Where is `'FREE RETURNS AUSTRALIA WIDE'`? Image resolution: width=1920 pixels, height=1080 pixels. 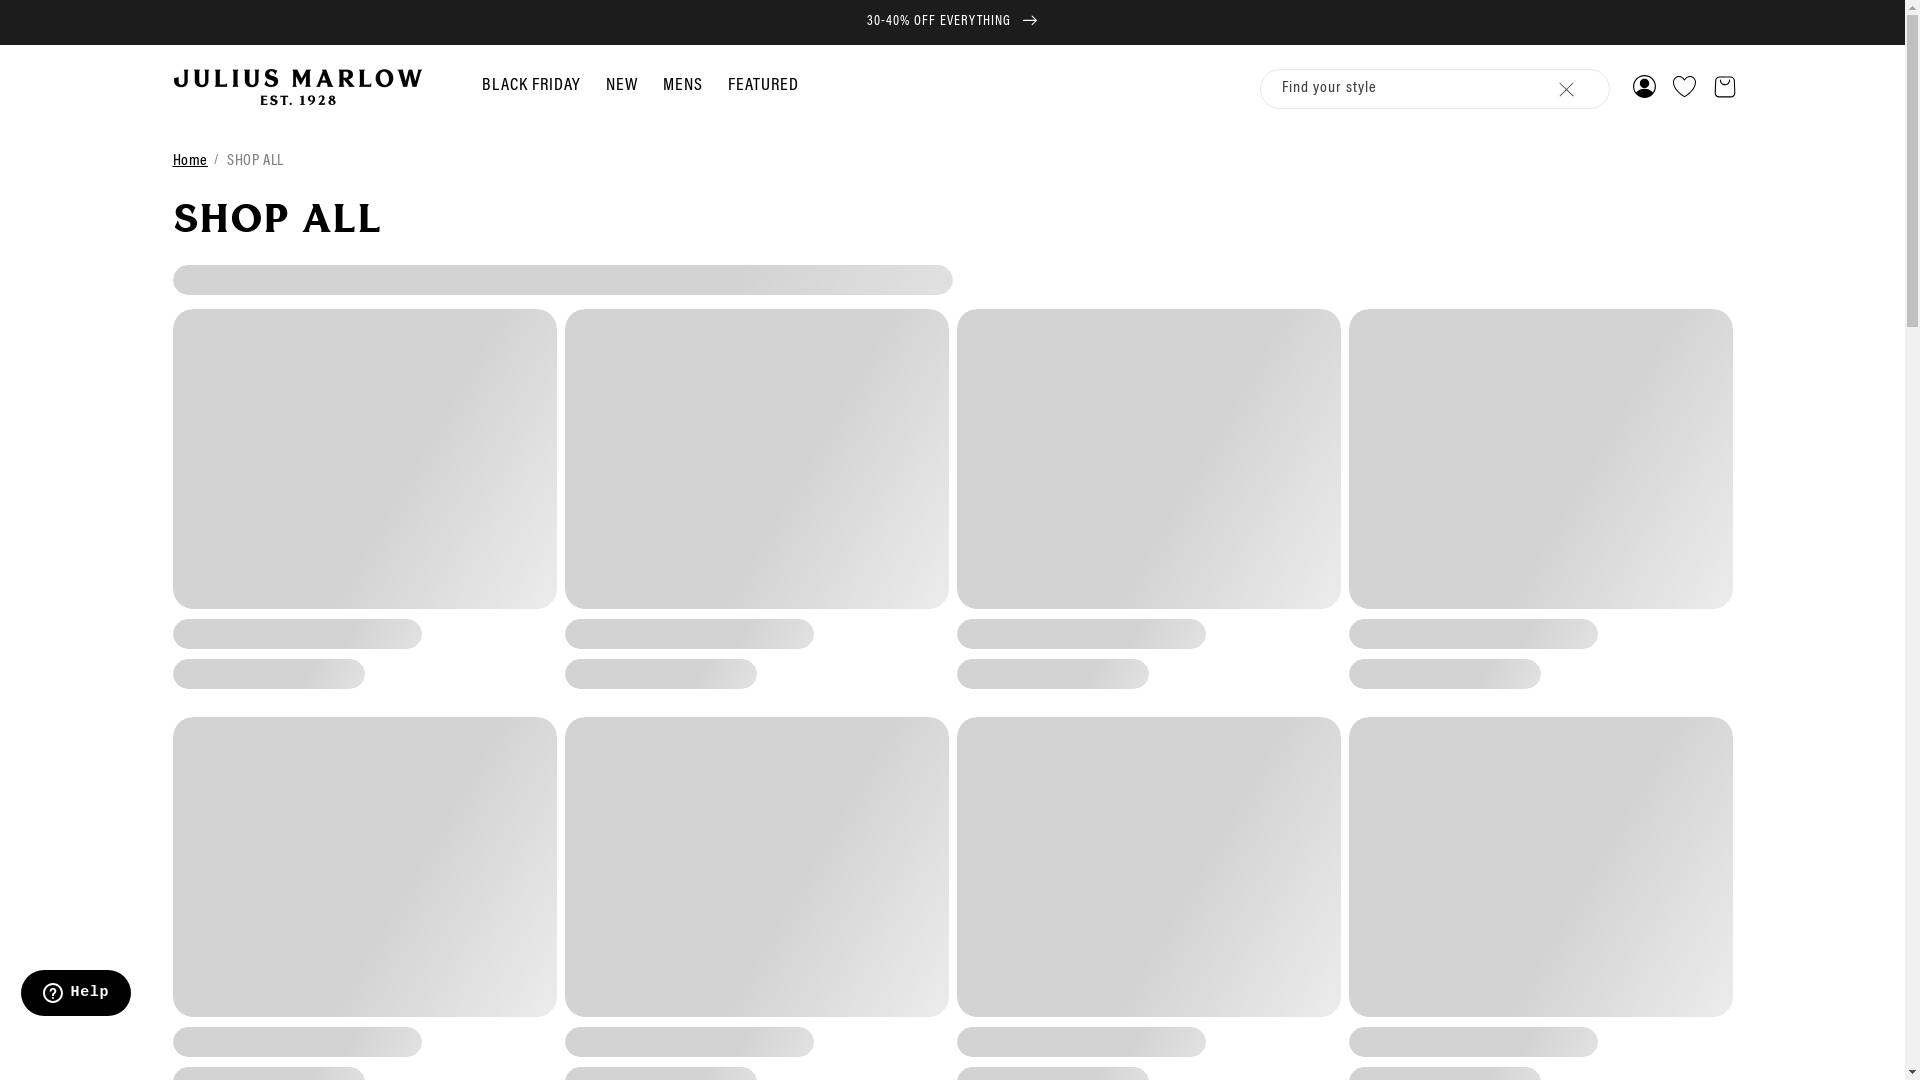
'FREE RETURNS AUSTRALIA WIDE' is located at coordinates (951, 22).